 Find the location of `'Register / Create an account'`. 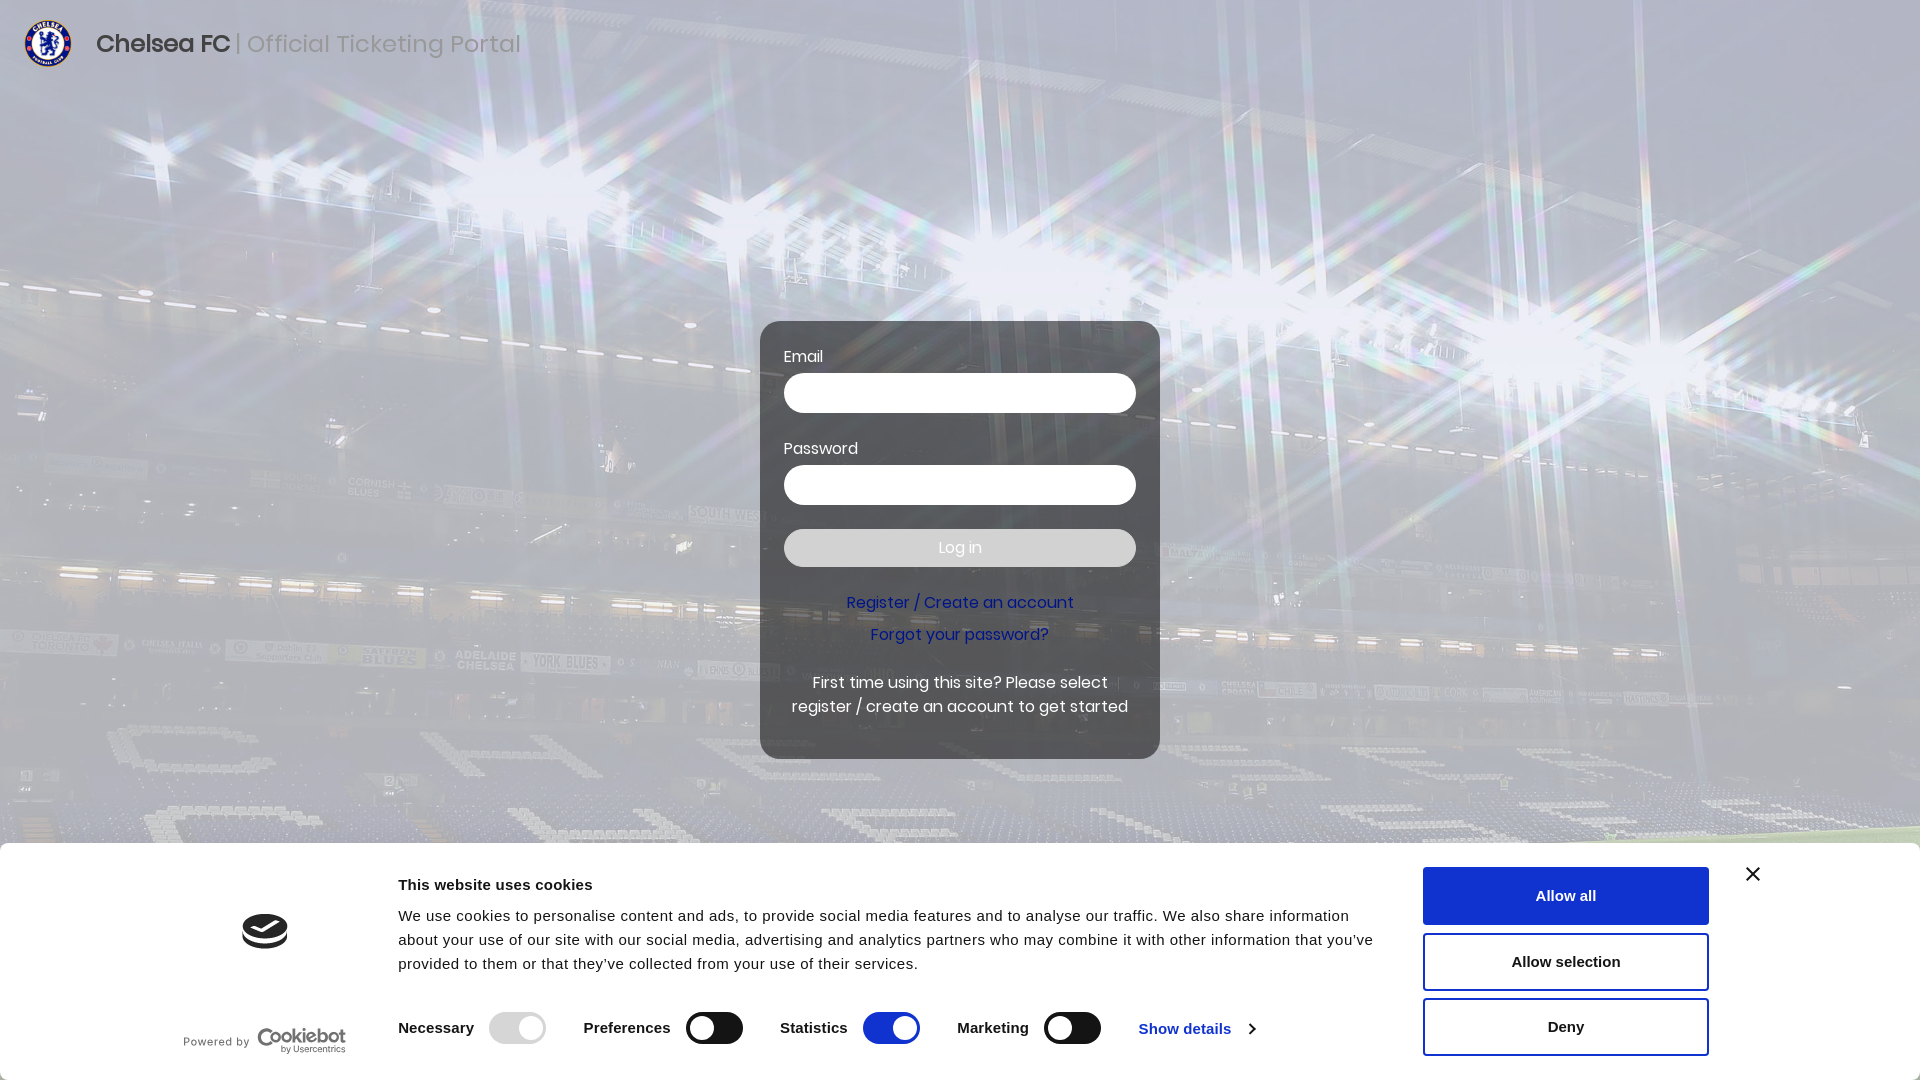

'Register / Create an account' is located at coordinates (958, 601).